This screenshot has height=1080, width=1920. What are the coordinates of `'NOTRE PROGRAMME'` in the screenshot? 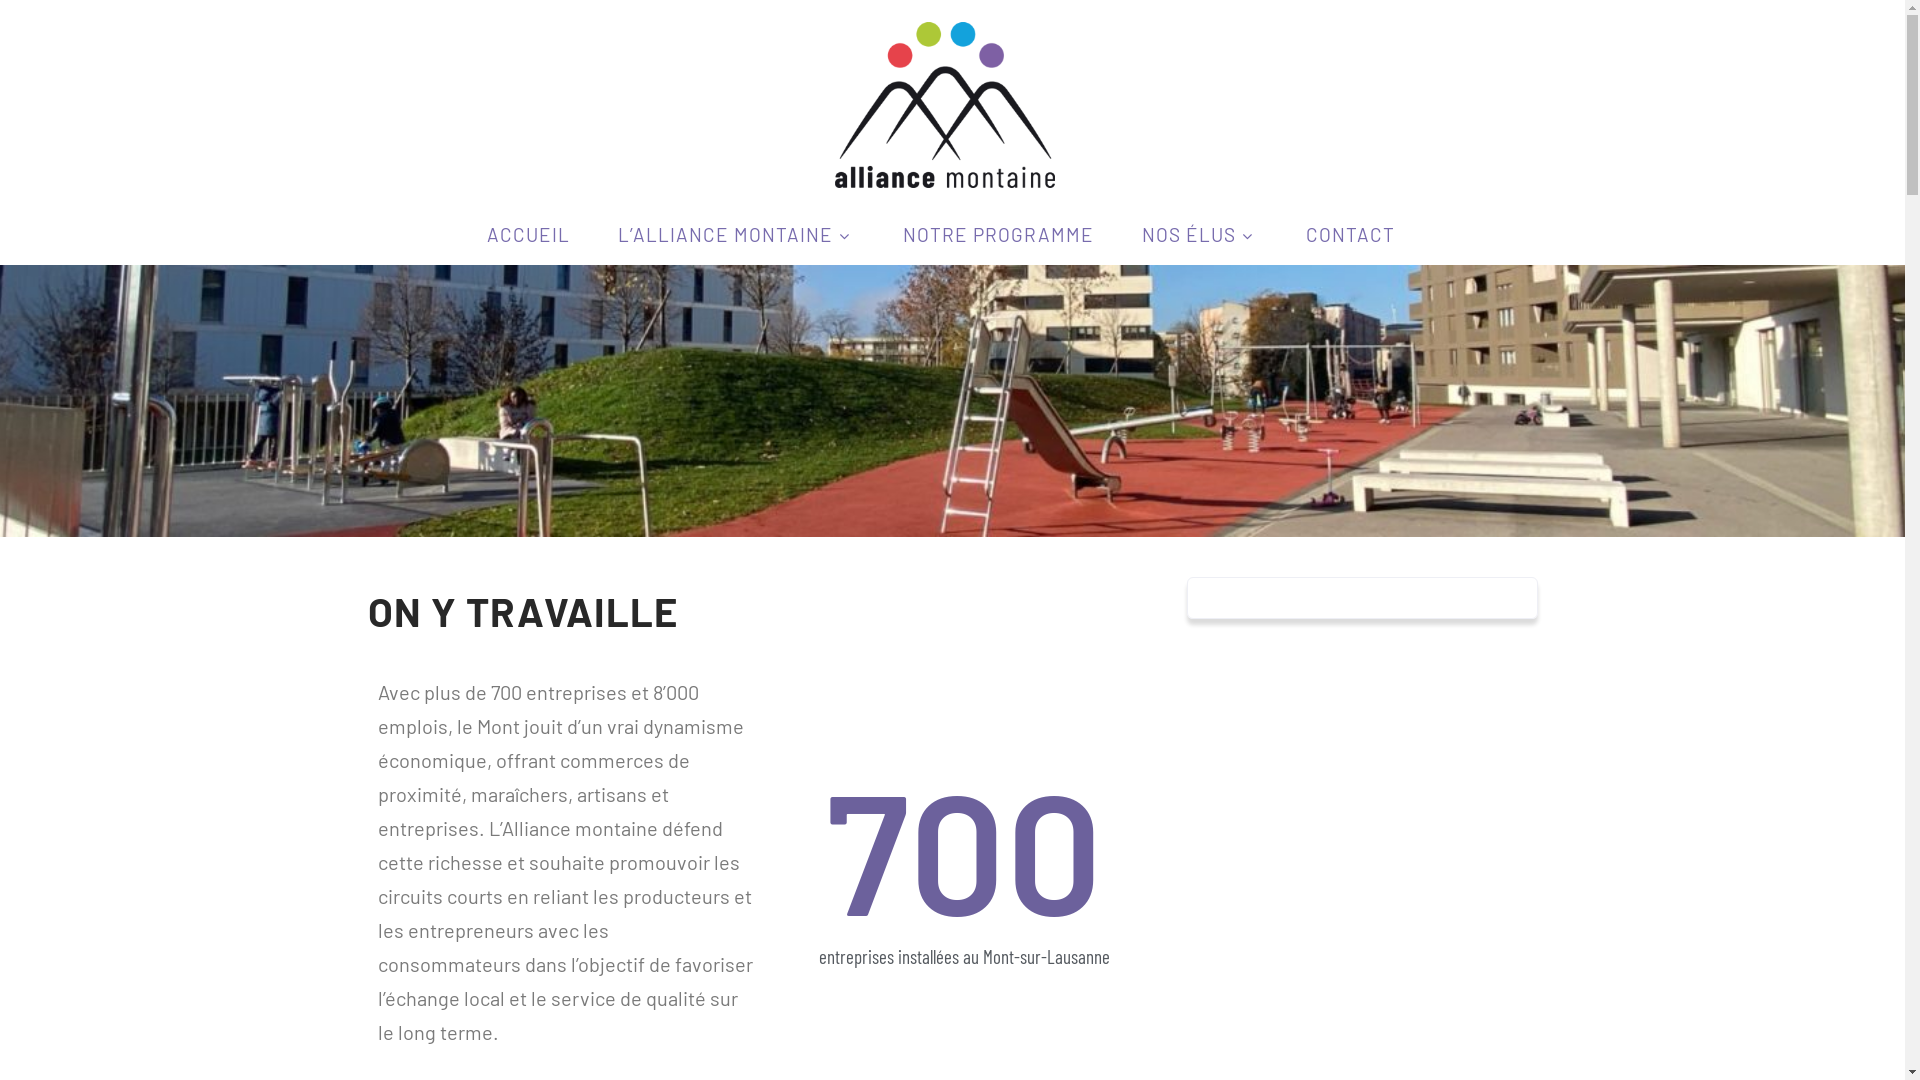 It's located at (997, 233).